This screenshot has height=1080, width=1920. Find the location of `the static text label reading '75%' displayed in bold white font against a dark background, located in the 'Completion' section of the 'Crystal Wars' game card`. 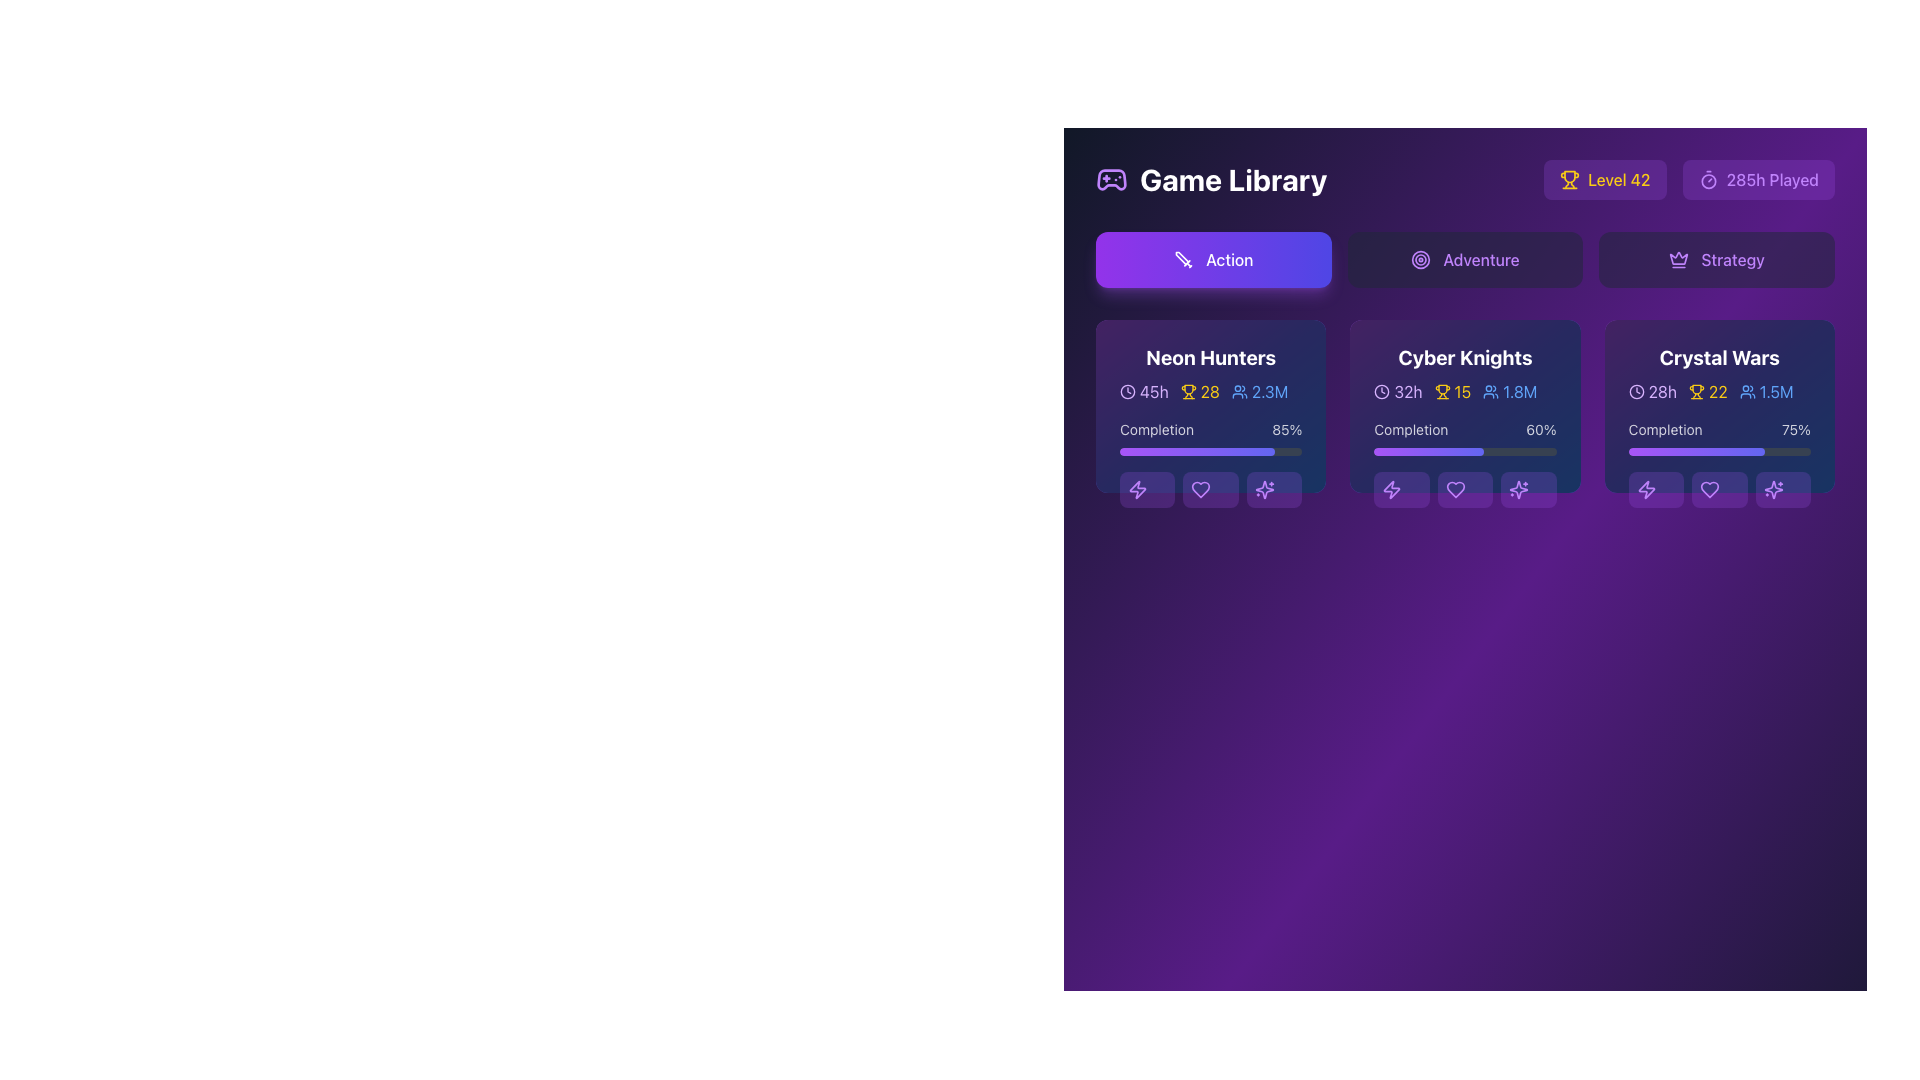

the static text label reading '75%' displayed in bold white font against a dark background, located in the 'Completion' section of the 'Crystal Wars' game card is located at coordinates (1796, 428).